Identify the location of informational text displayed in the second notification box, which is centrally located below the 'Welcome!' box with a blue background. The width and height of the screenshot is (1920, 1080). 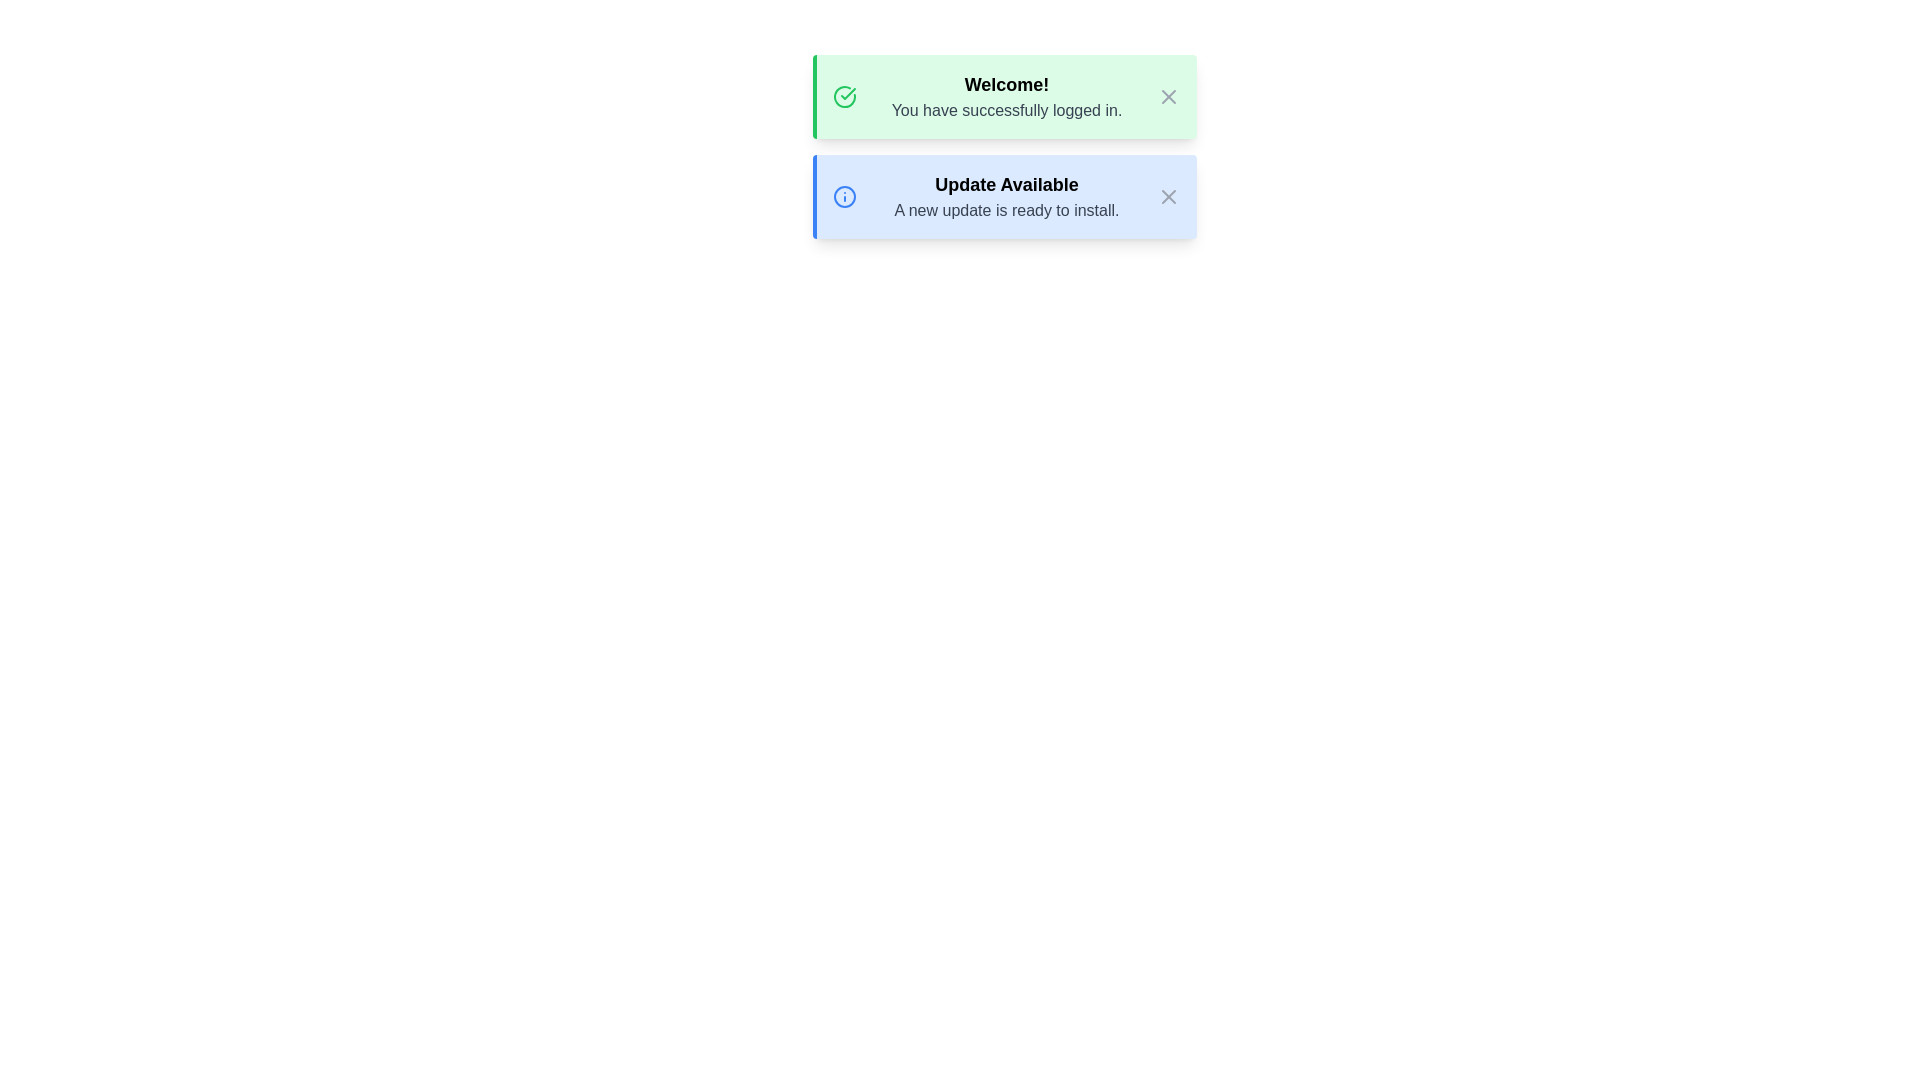
(1007, 196).